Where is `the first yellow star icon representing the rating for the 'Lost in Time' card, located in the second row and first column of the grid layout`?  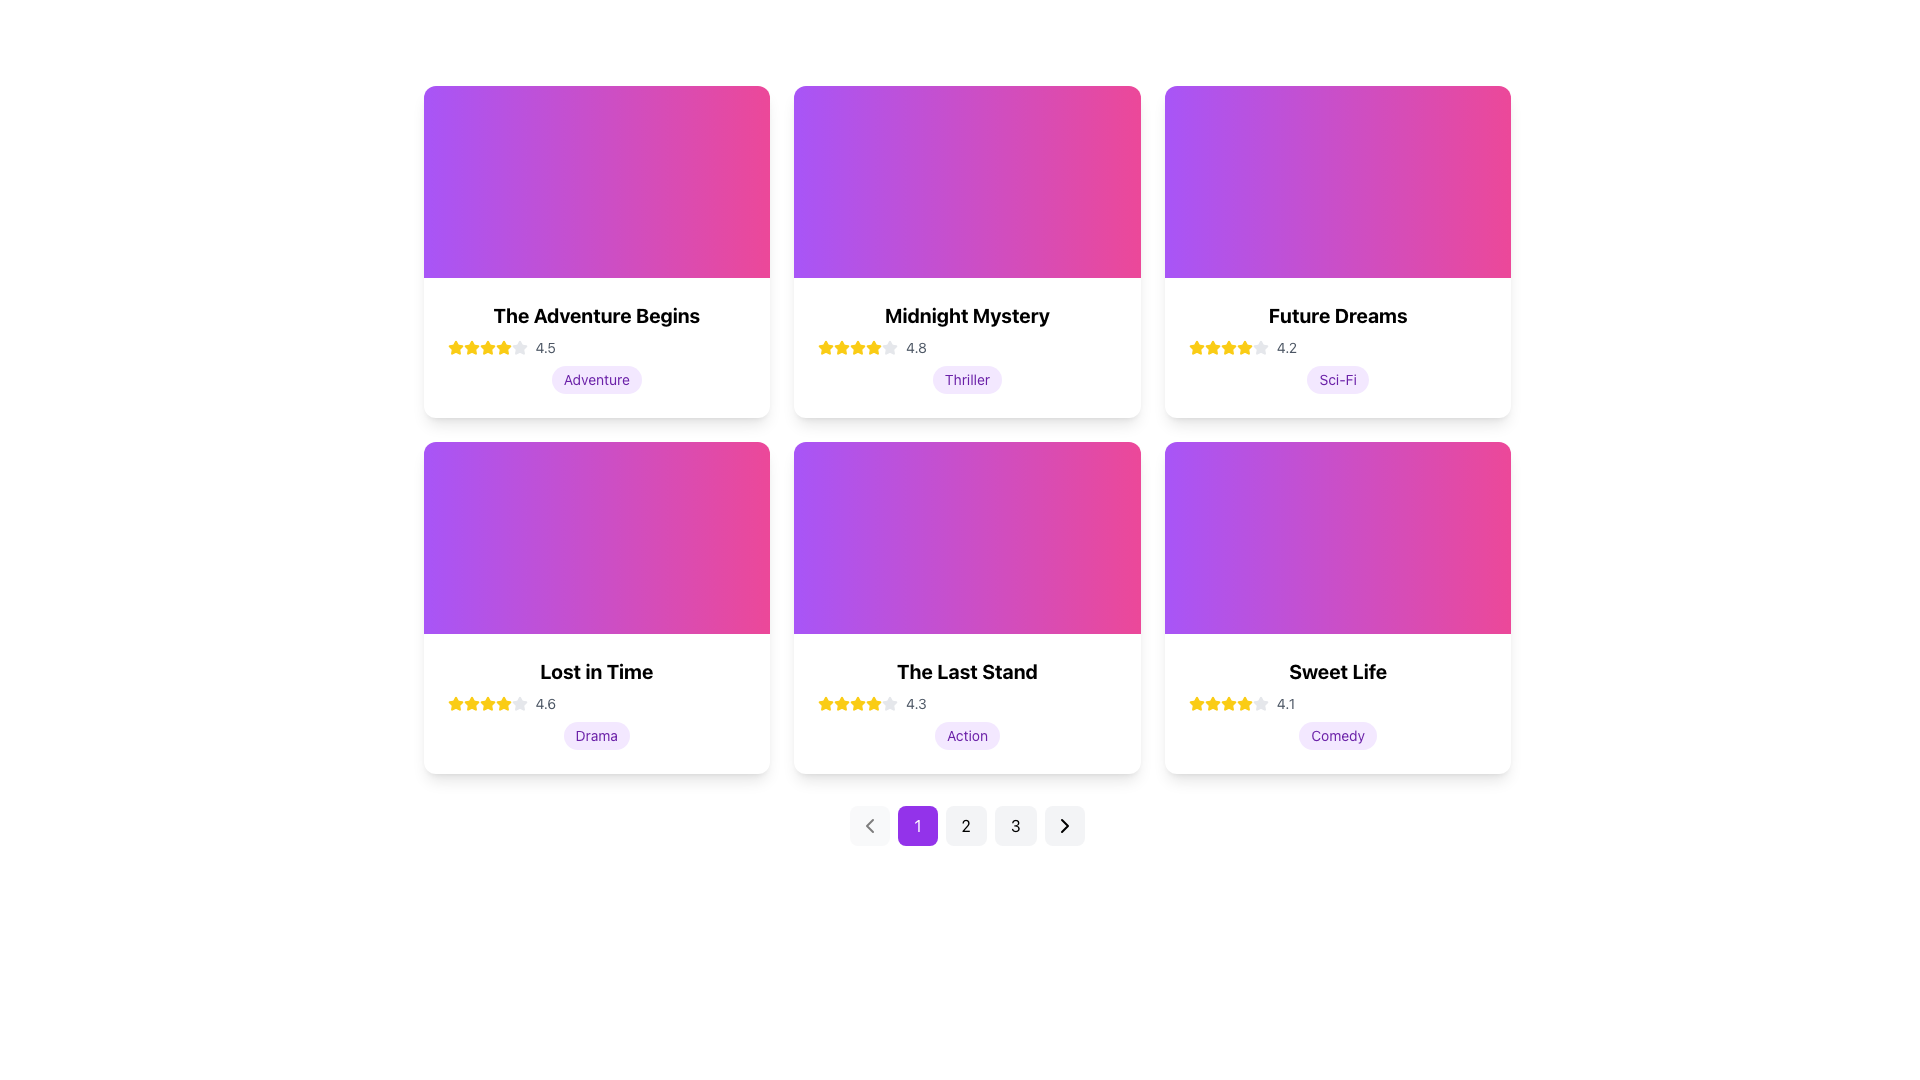 the first yellow star icon representing the rating for the 'Lost in Time' card, located in the second row and first column of the grid layout is located at coordinates (454, 703).